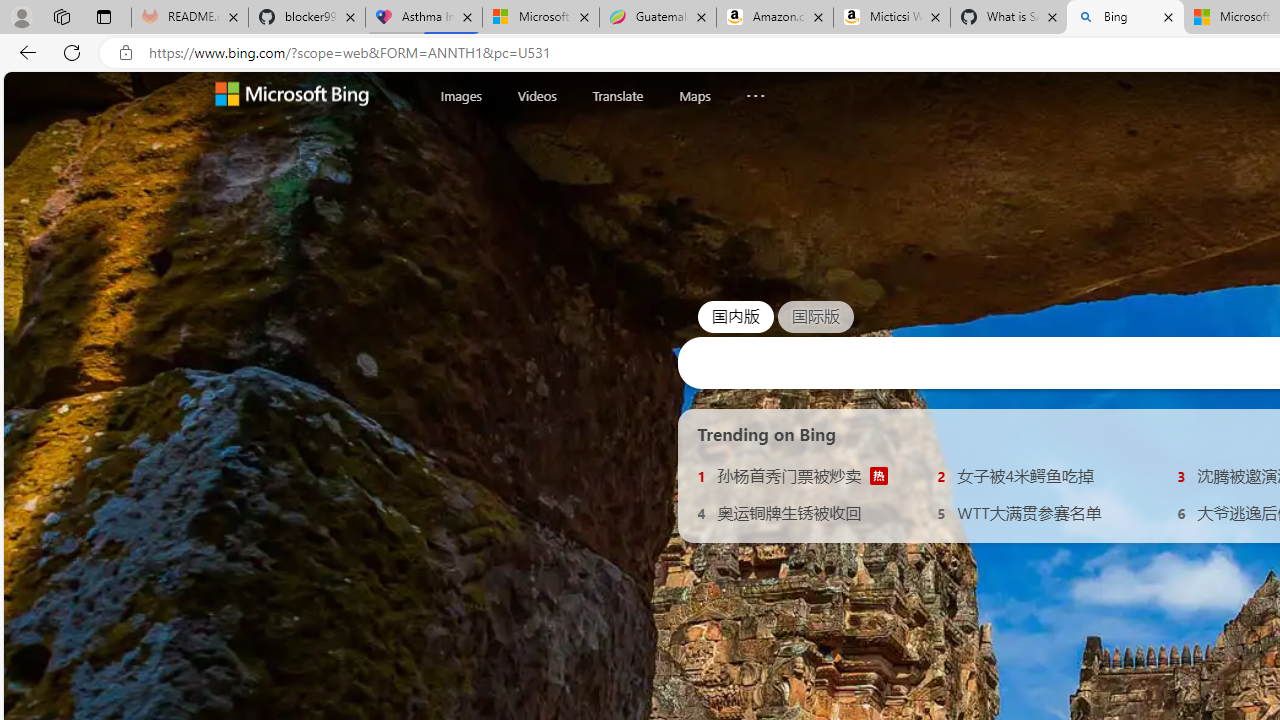 Image resolution: width=1280 pixels, height=720 pixels. I want to click on 'Videos', so click(536, 95).